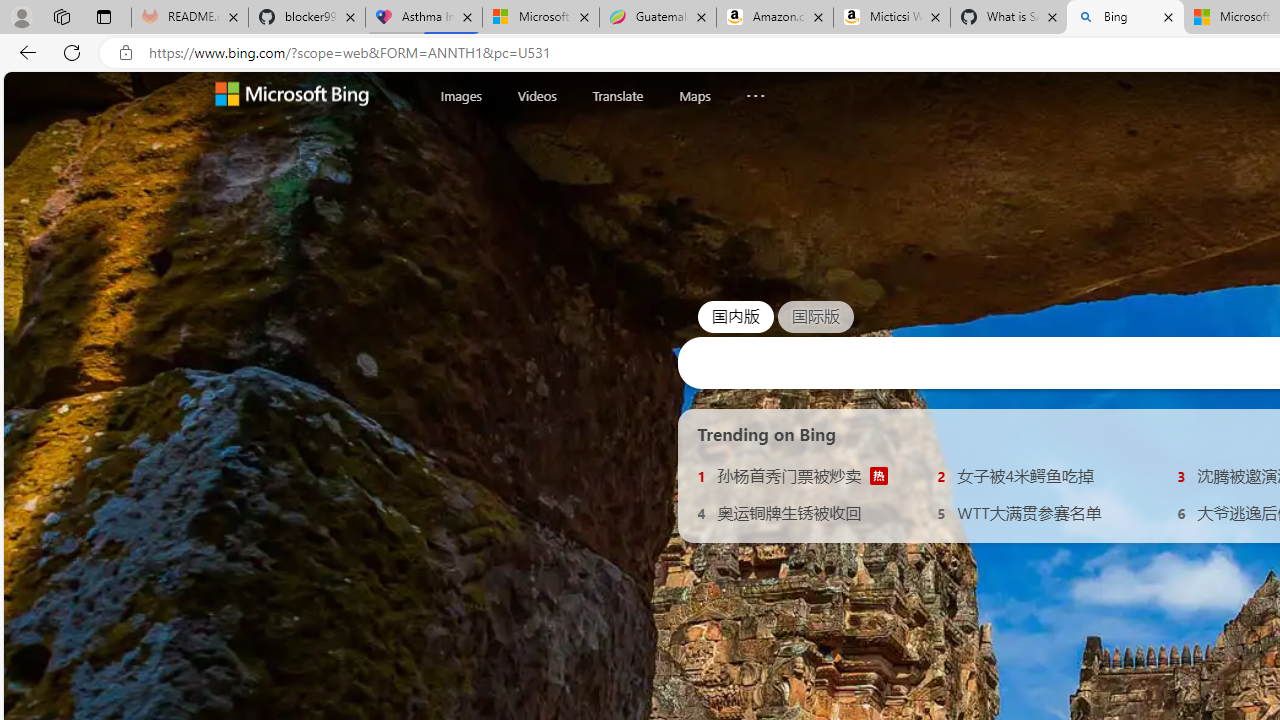 Image resolution: width=1280 pixels, height=720 pixels. I want to click on 'Videos', so click(536, 95).